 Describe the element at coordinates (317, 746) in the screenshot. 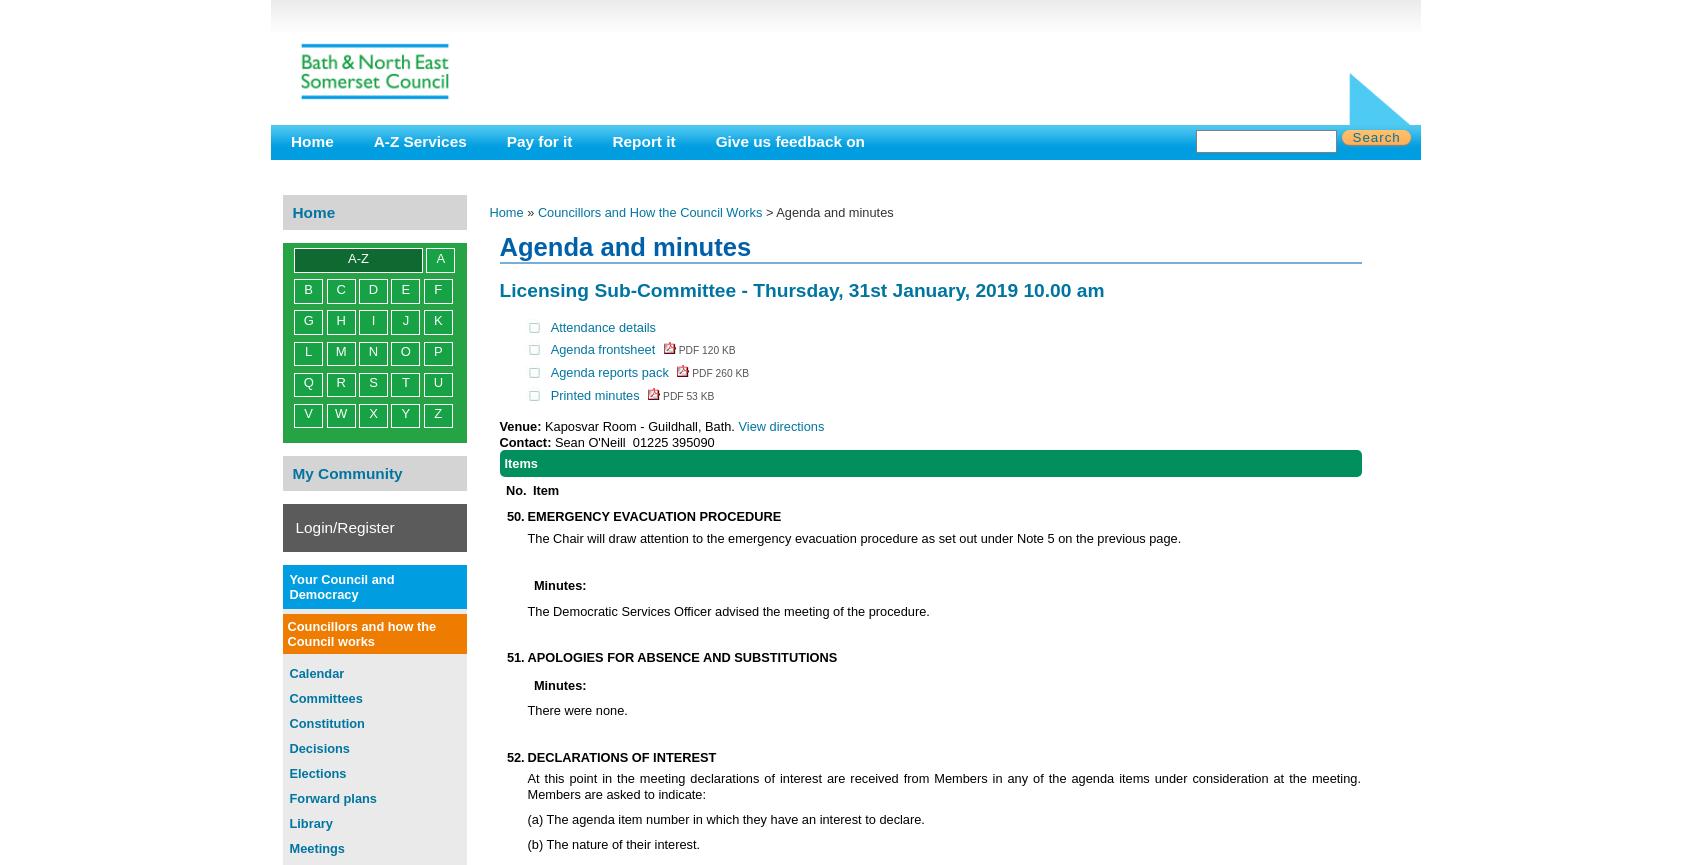

I see `'Decisions'` at that location.